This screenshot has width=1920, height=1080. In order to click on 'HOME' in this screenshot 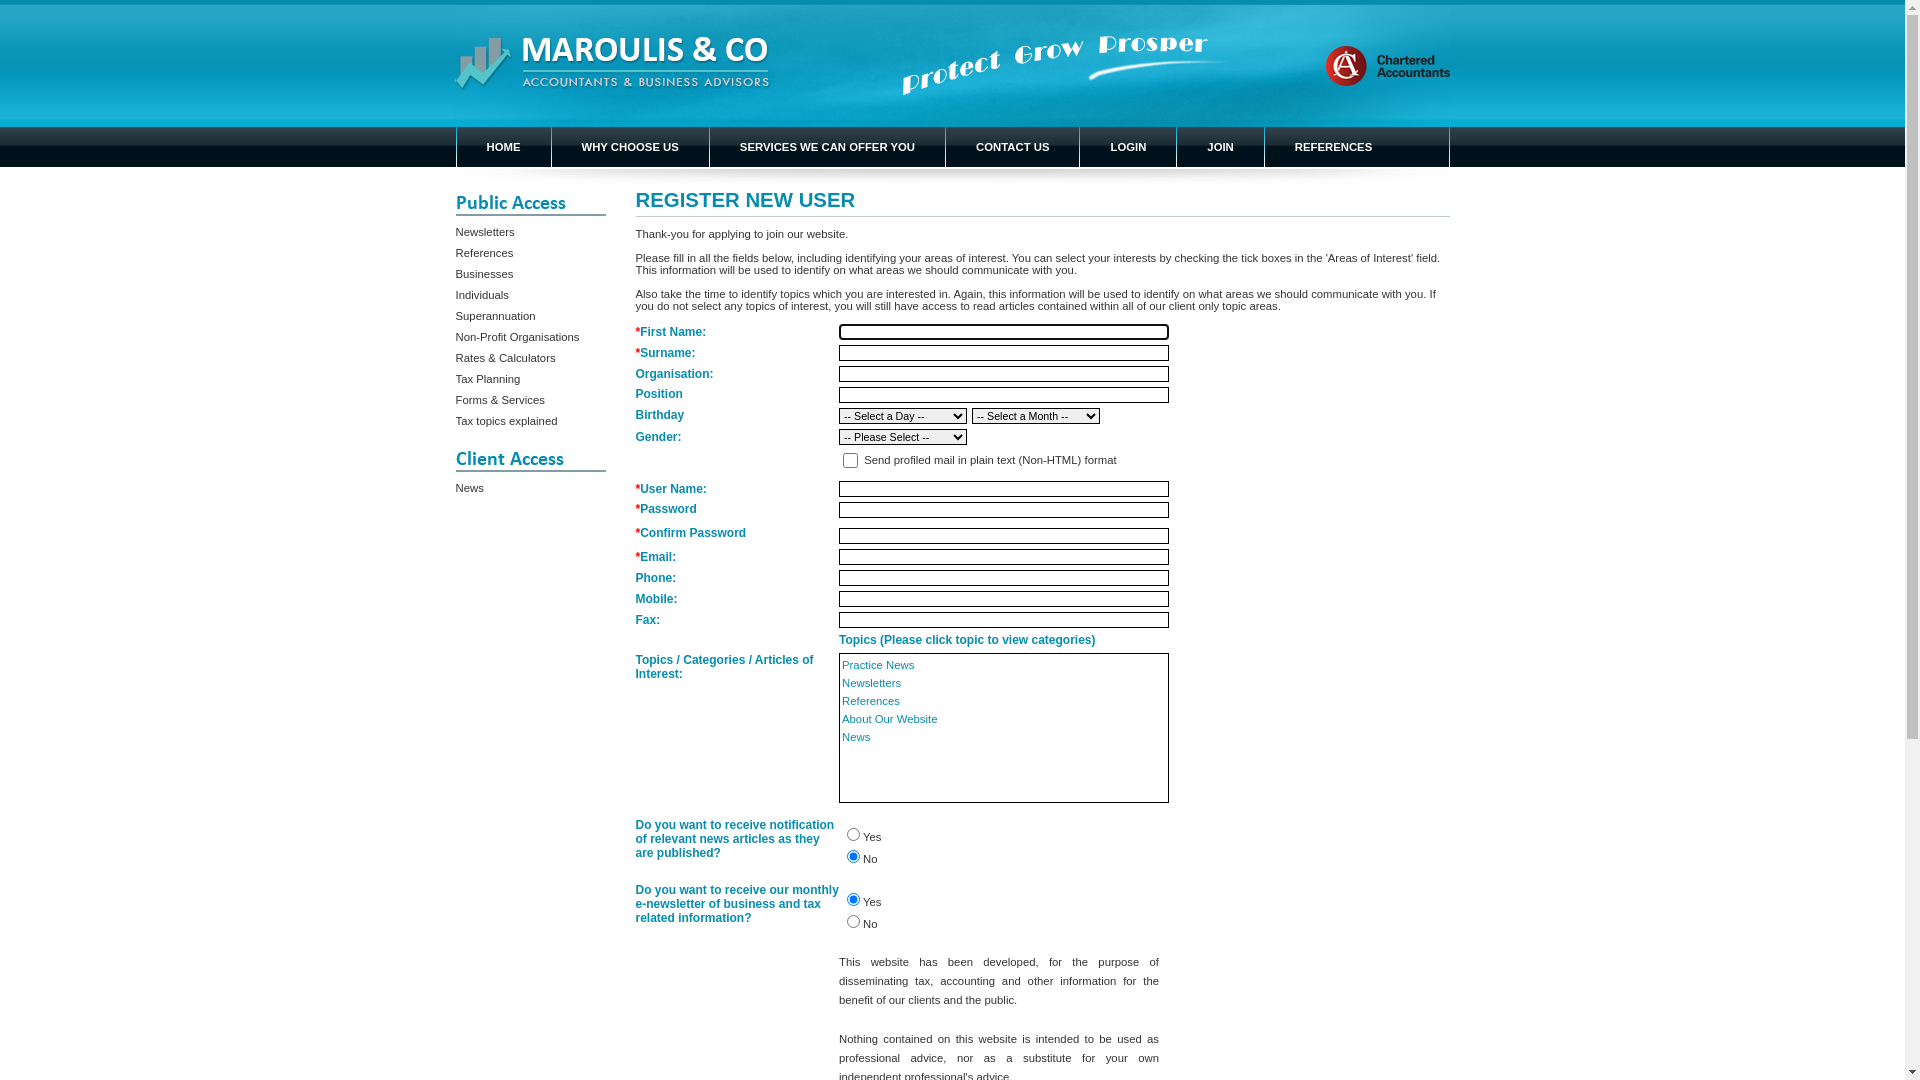, I will do `click(503, 145)`.